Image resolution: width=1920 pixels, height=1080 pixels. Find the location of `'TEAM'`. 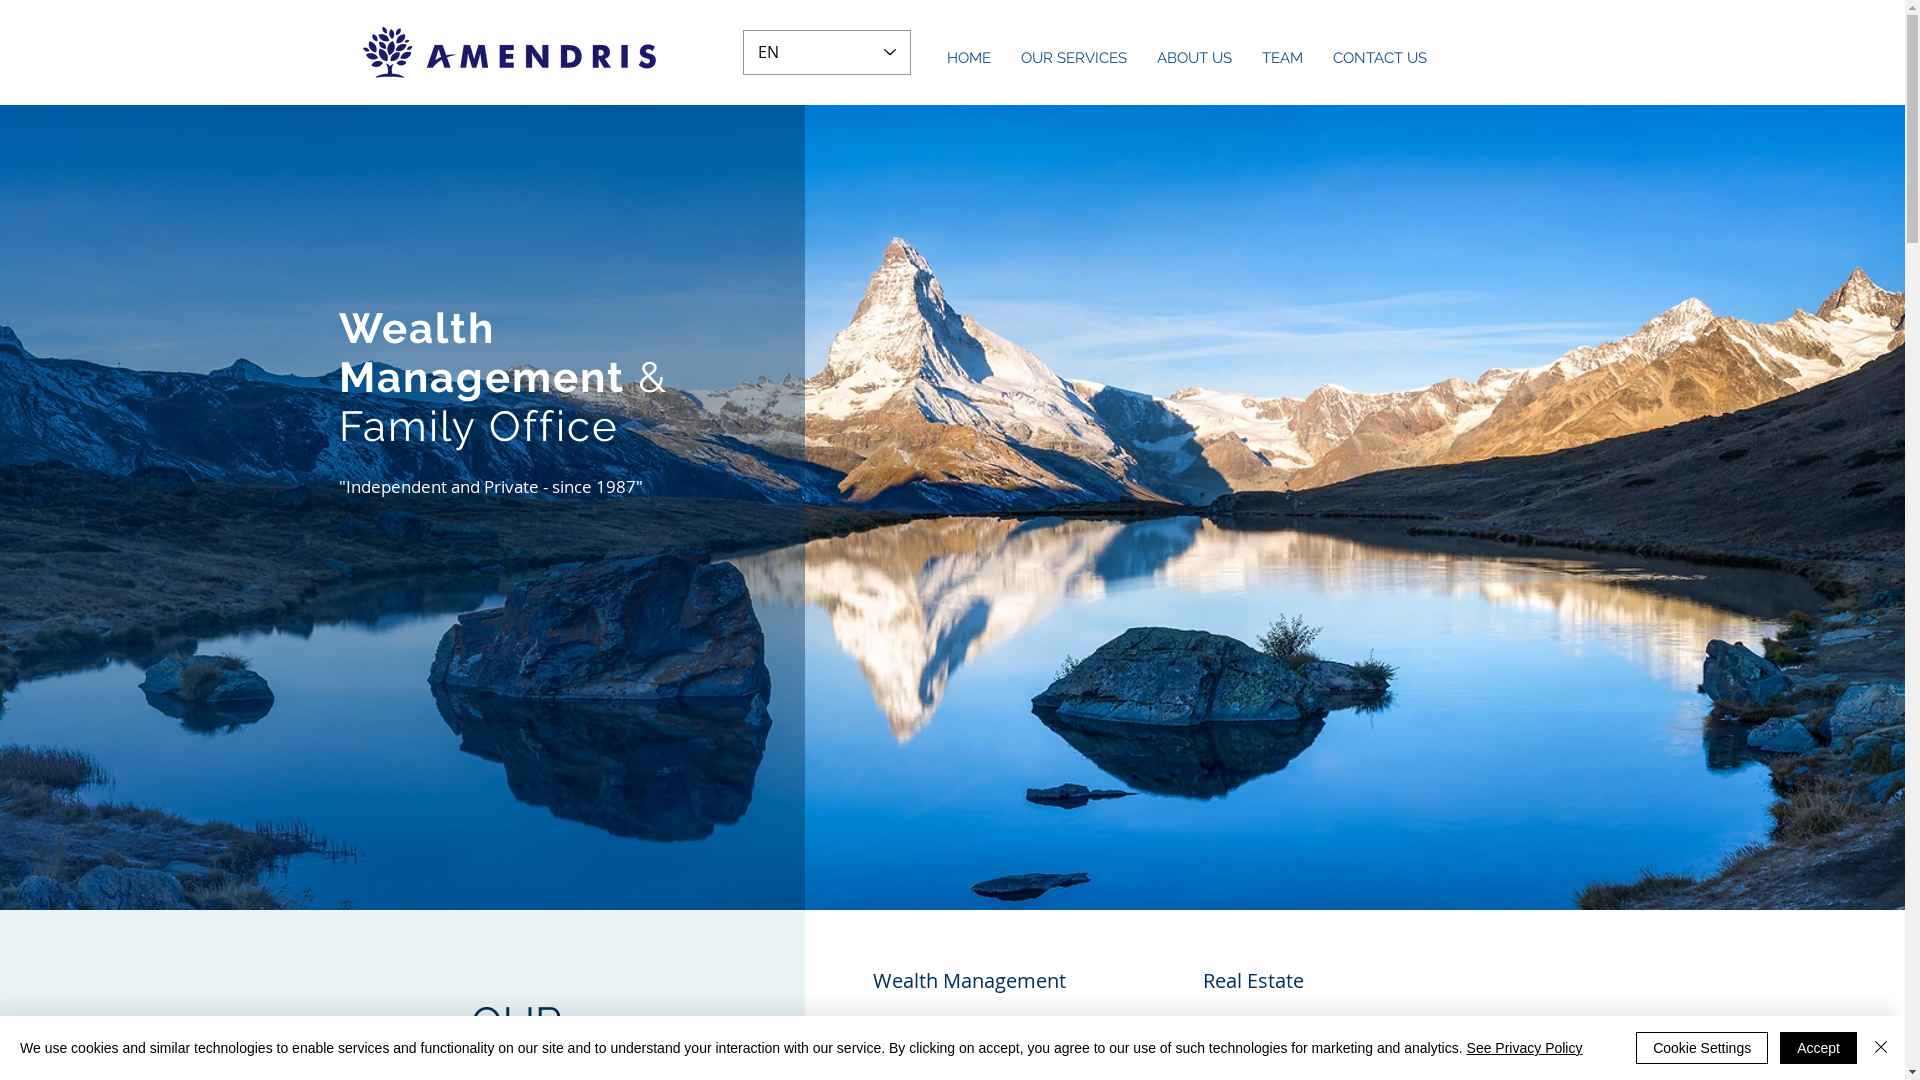

'TEAM' is located at coordinates (1281, 56).